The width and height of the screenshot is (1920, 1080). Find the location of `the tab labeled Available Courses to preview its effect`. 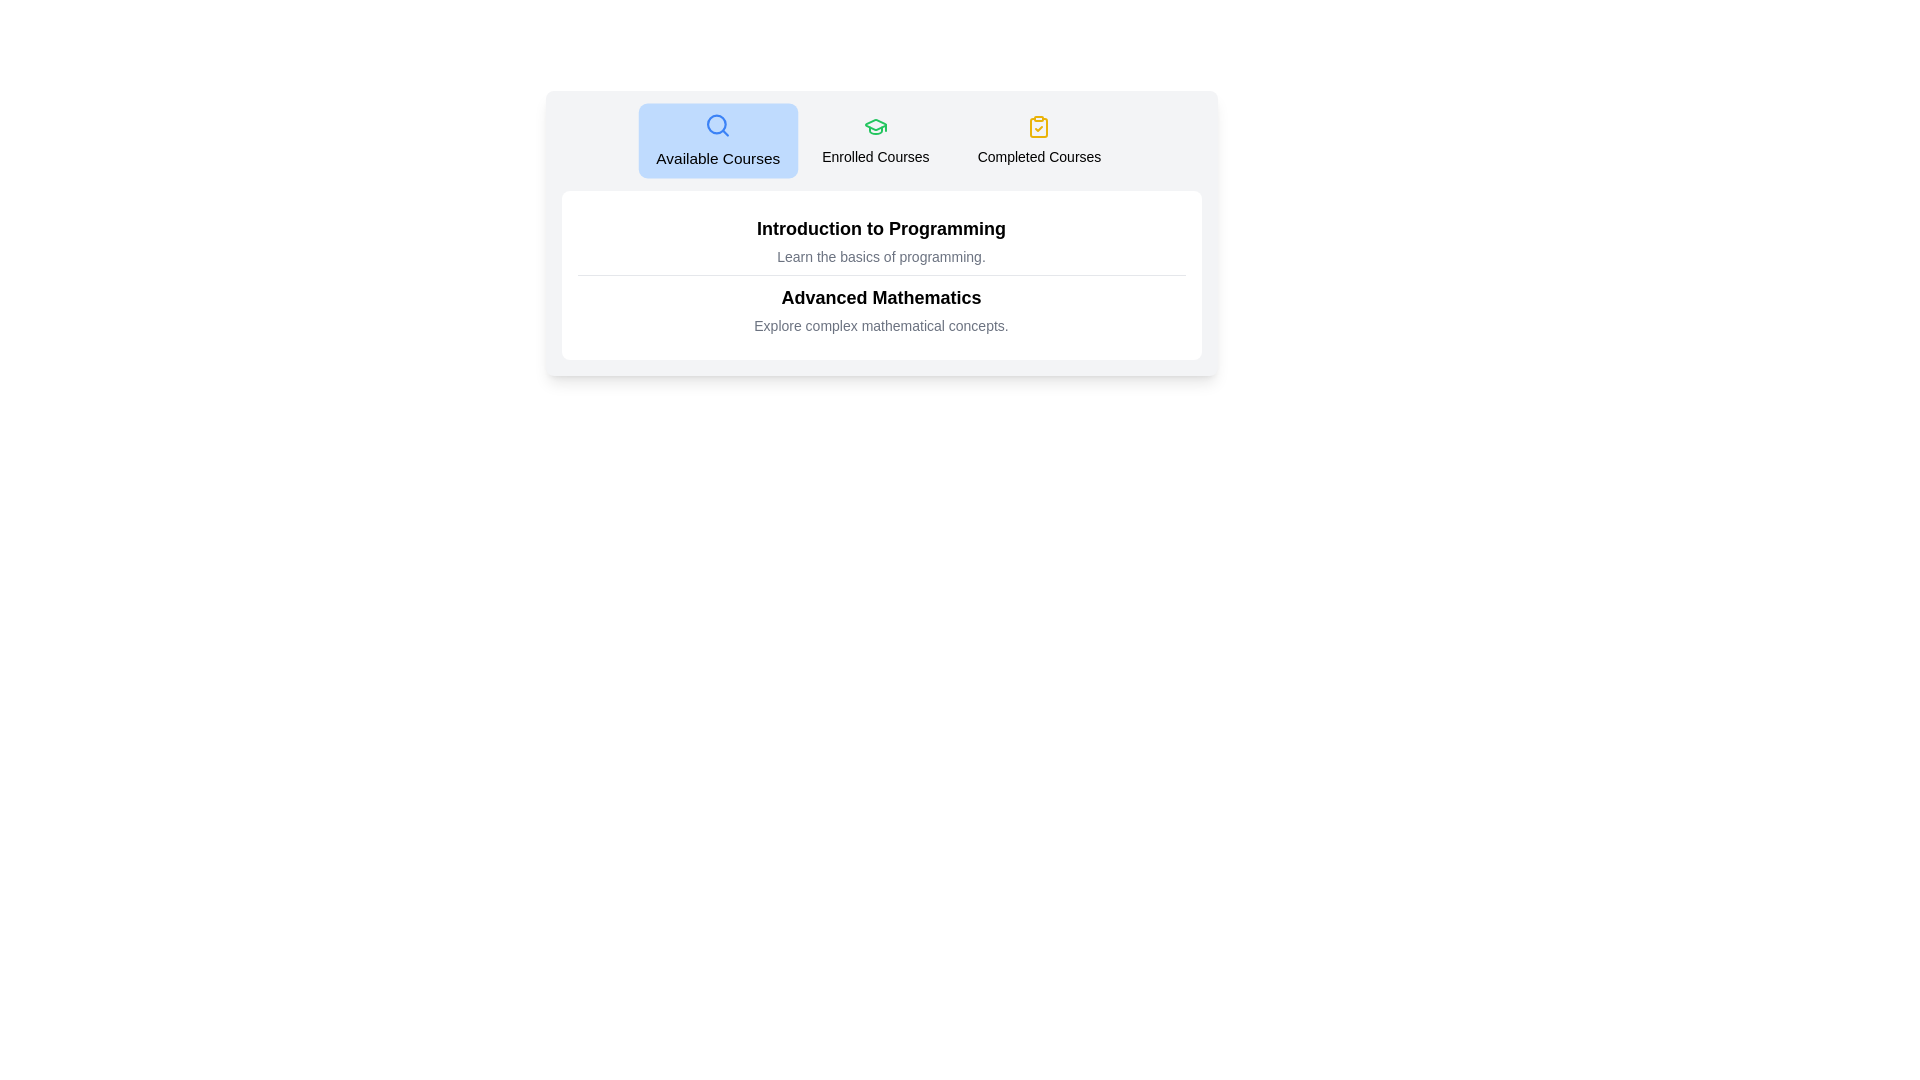

the tab labeled Available Courses to preview its effect is located at coordinates (717, 140).